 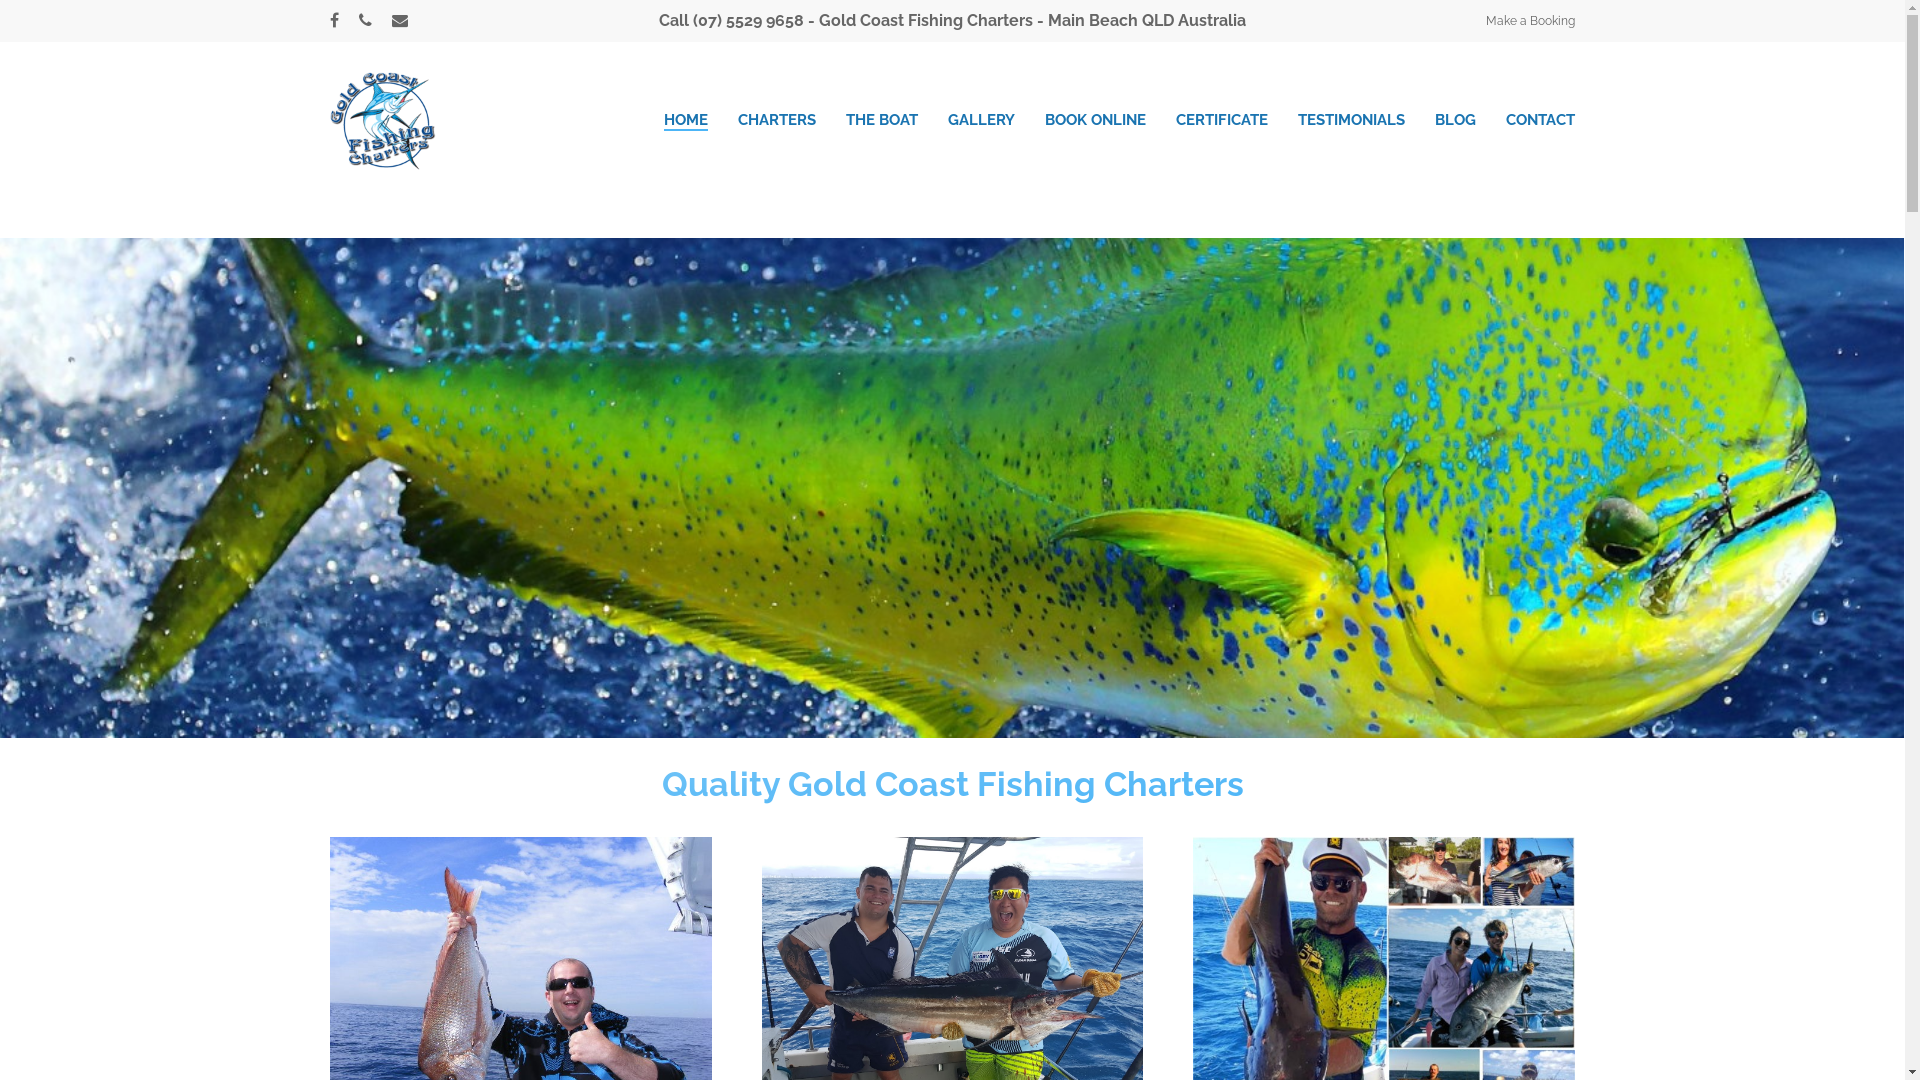 I want to click on 'CHARTERS', so click(x=776, y=119).